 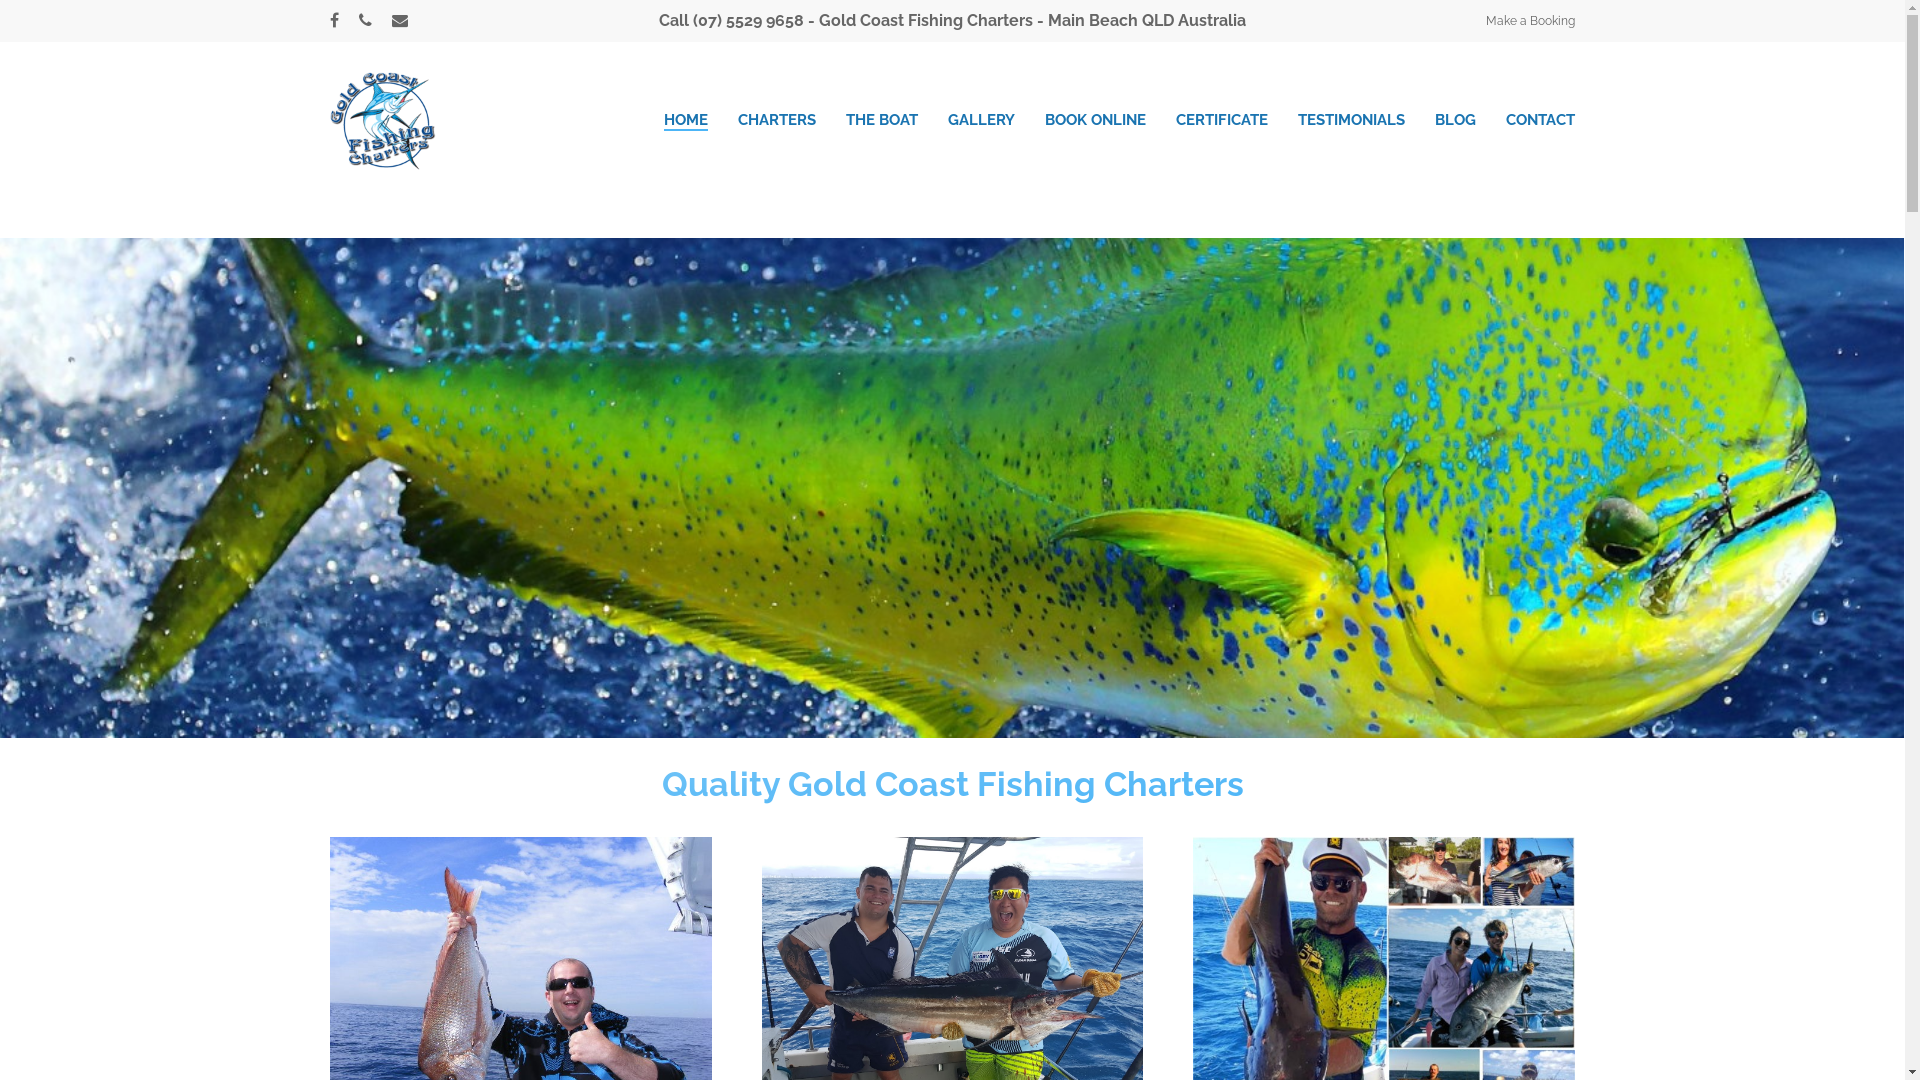 I want to click on 'CHARTERS', so click(x=776, y=119).